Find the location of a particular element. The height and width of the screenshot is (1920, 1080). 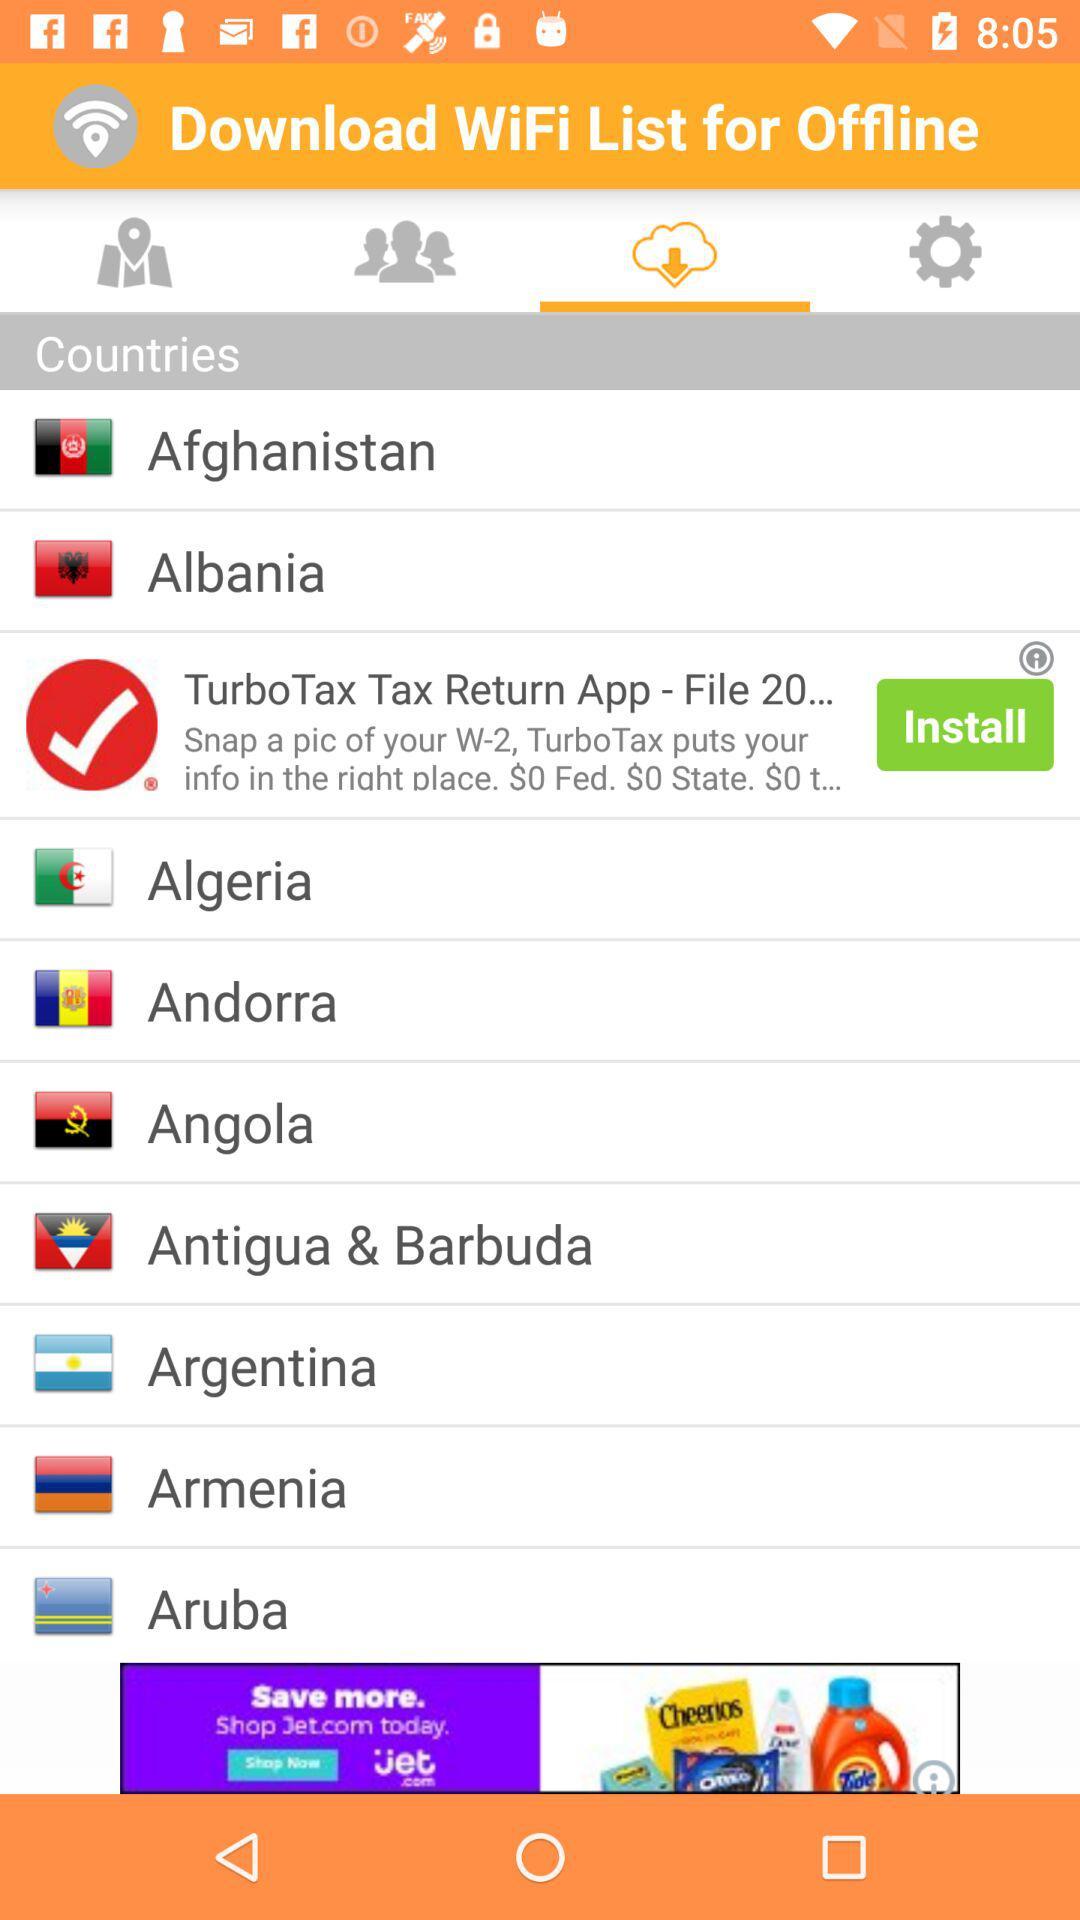

the argentina app is located at coordinates (278, 1363).